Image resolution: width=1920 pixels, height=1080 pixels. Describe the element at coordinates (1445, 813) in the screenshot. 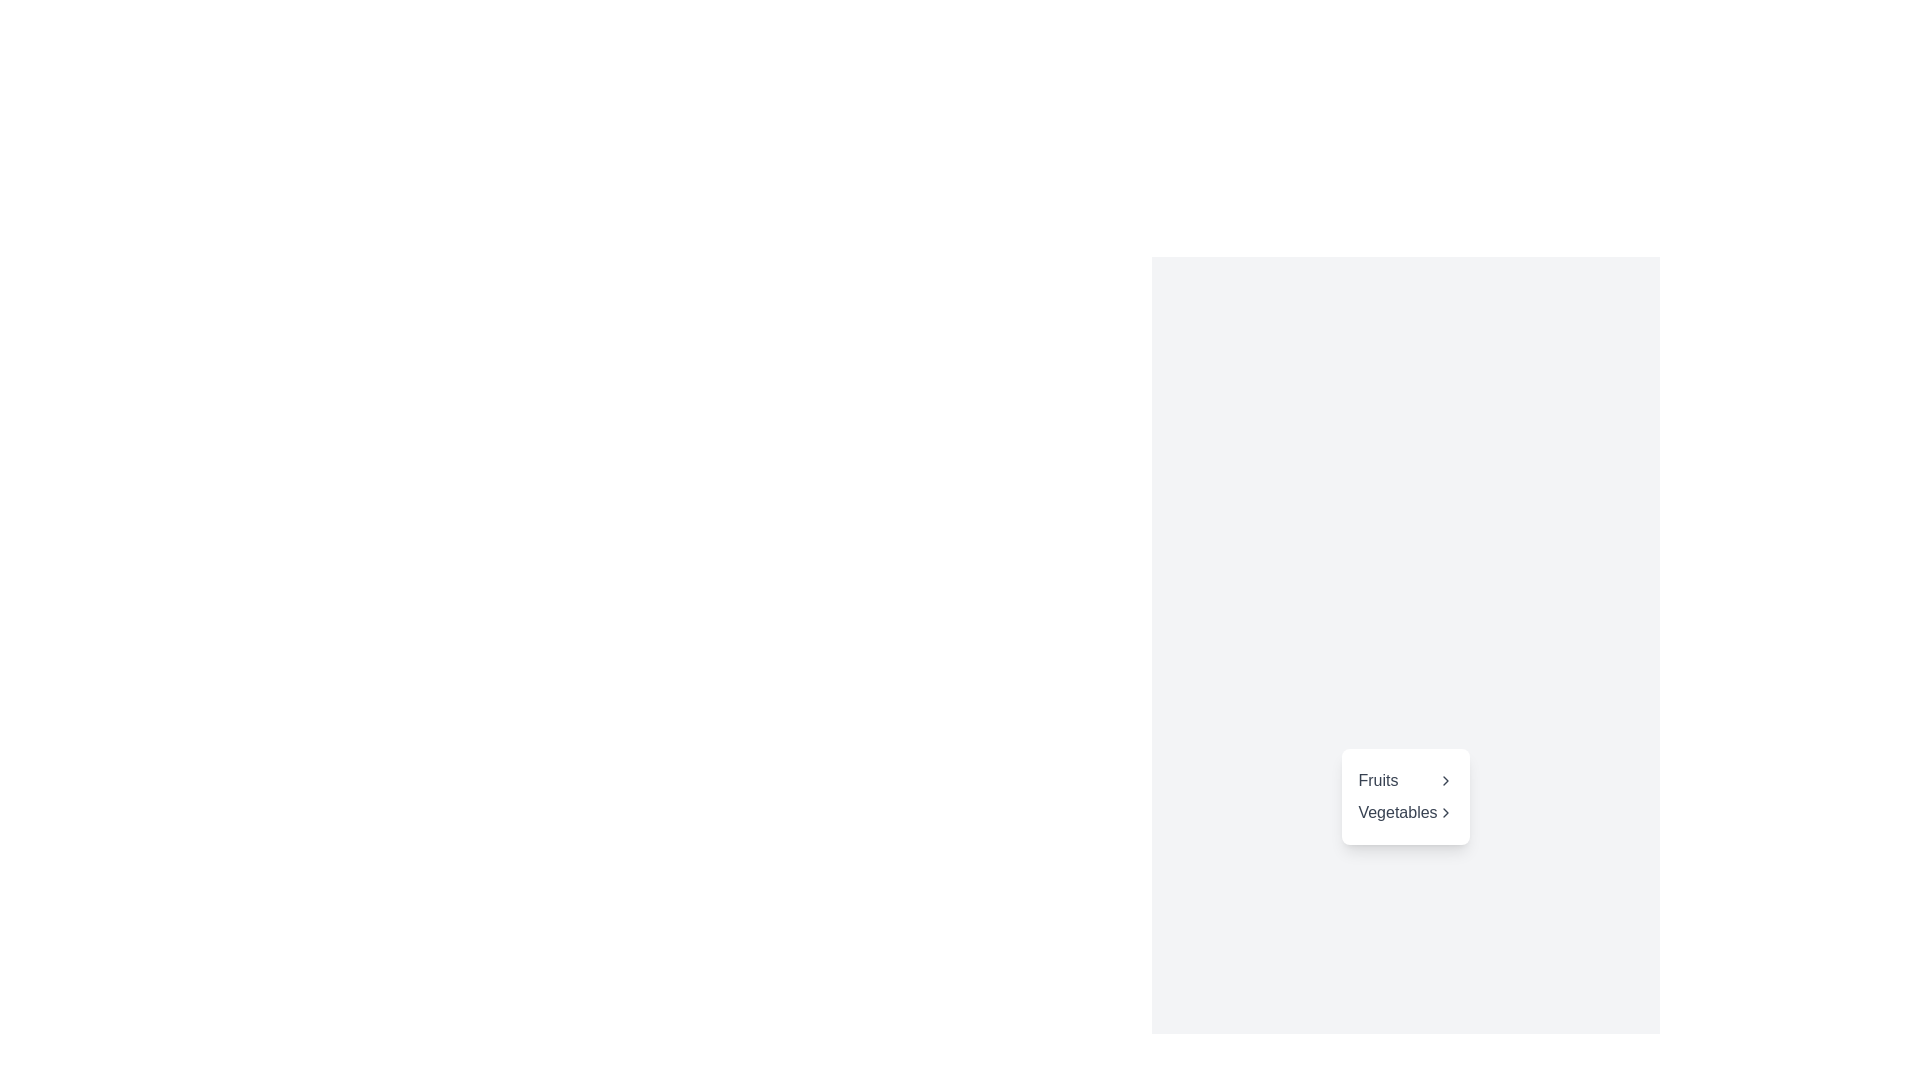

I see `the Chevron icon next to the 'Vegetables' menu item` at that location.